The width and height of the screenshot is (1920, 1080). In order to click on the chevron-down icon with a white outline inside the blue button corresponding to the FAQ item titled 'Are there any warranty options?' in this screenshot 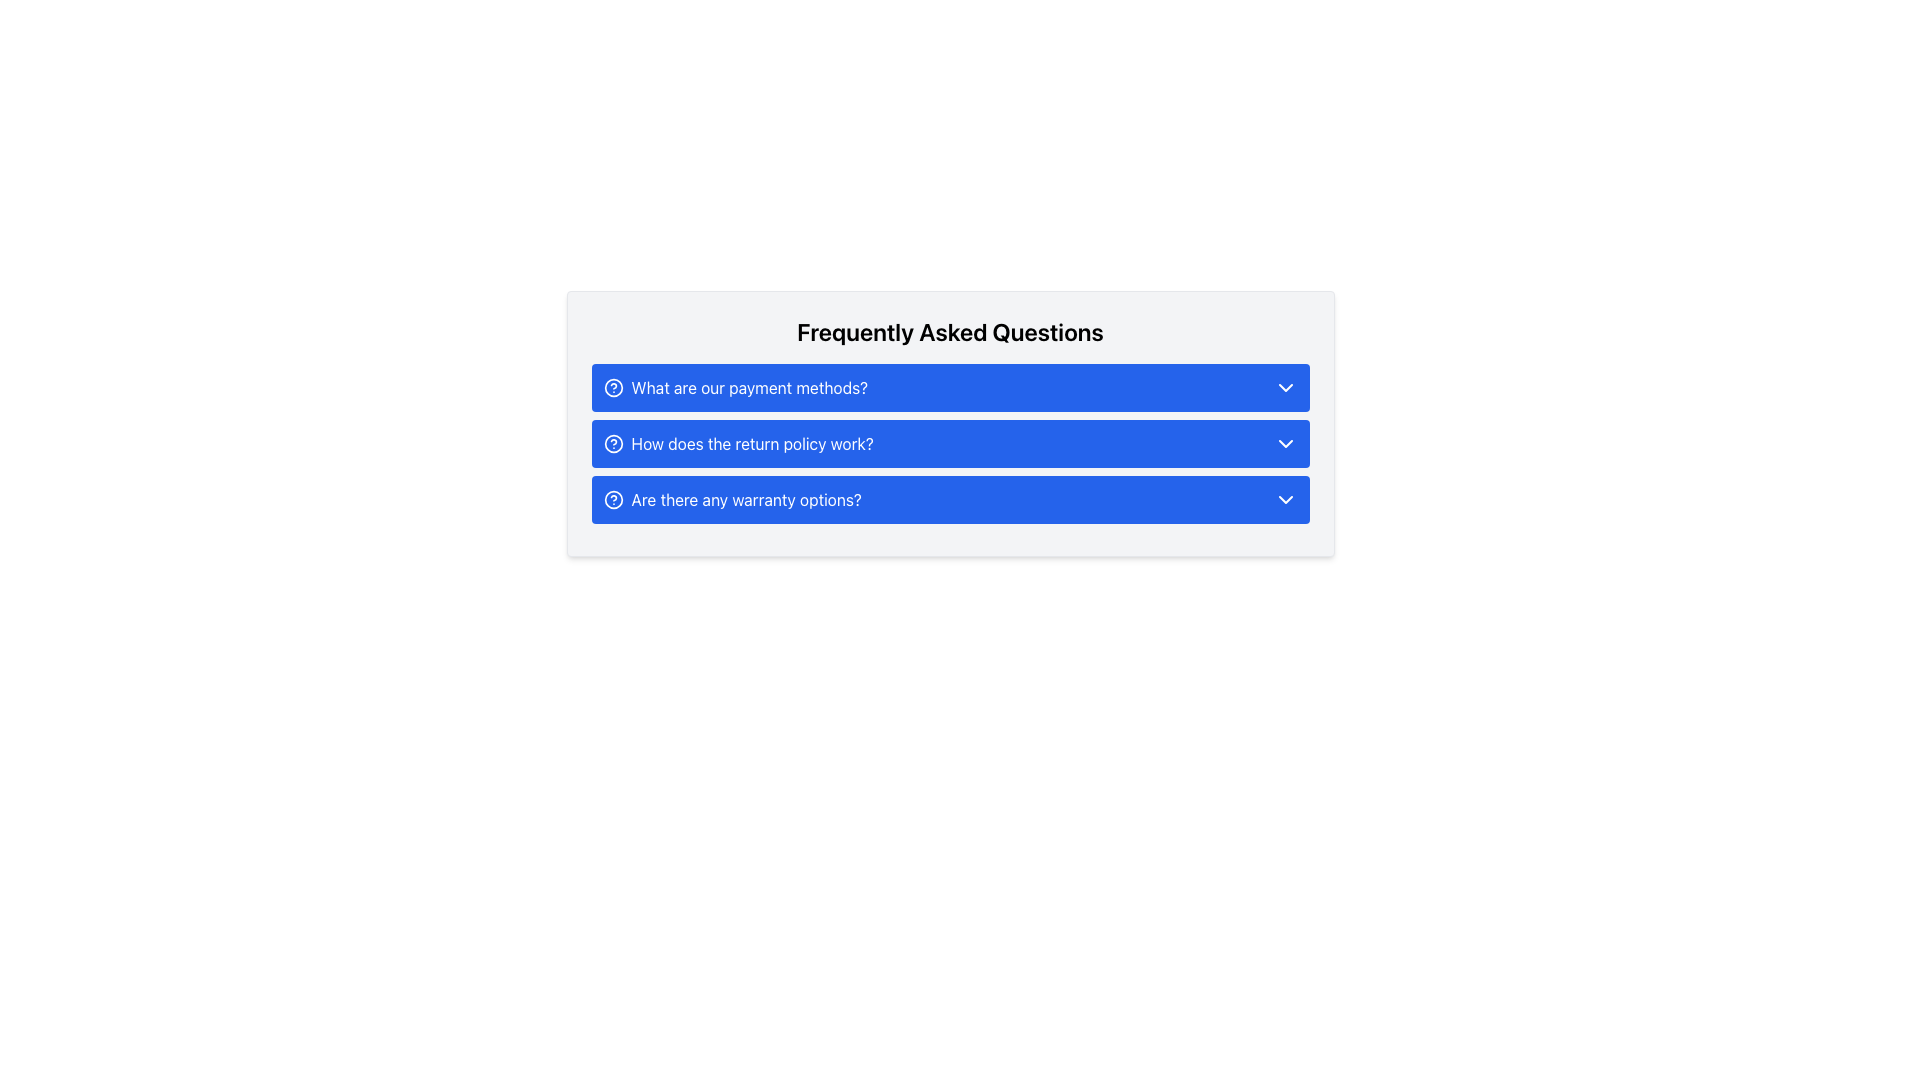, I will do `click(1285, 499)`.